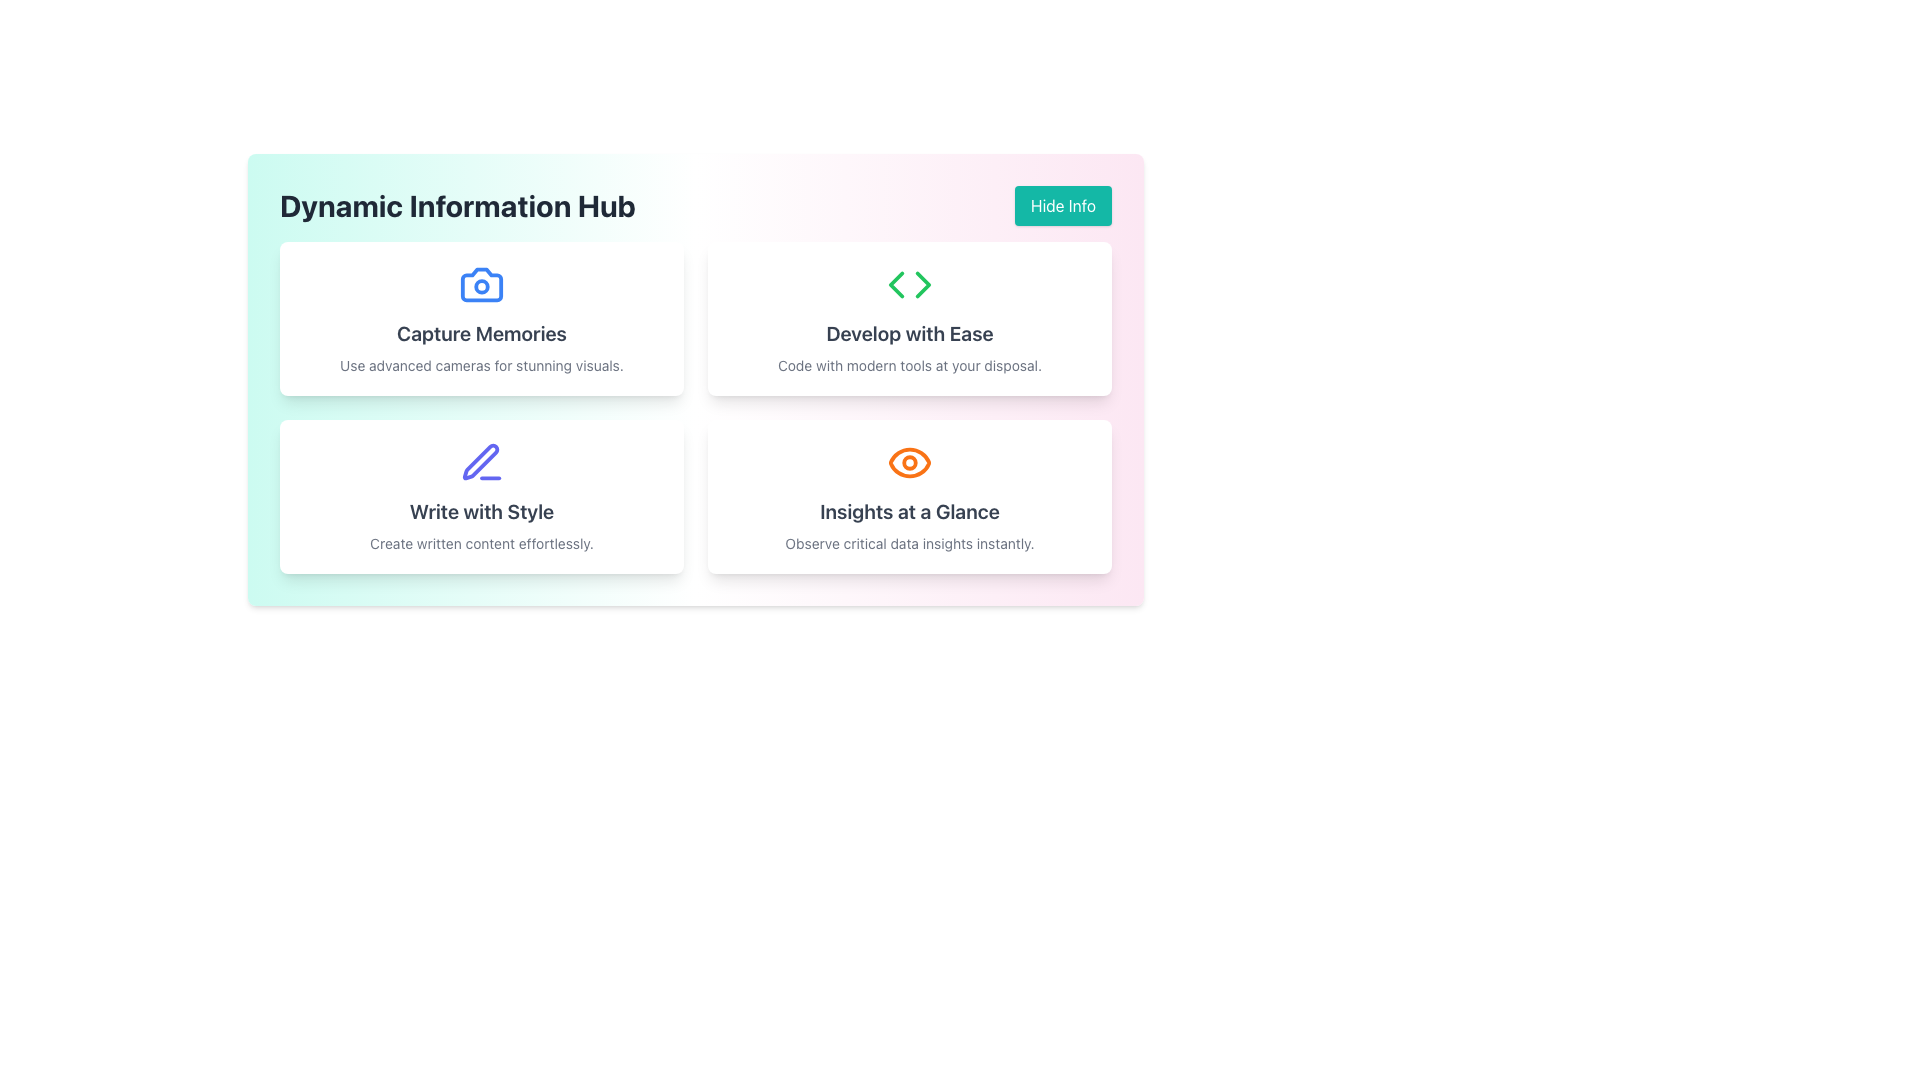 The image size is (1920, 1080). What do you see at coordinates (909, 462) in the screenshot?
I see `the small circular UI component styled with a filled orange color and white center, located within the eye icon to the right of 'Insights at a Glance' in the lower-right card of a grid layout` at bounding box center [909, 462].